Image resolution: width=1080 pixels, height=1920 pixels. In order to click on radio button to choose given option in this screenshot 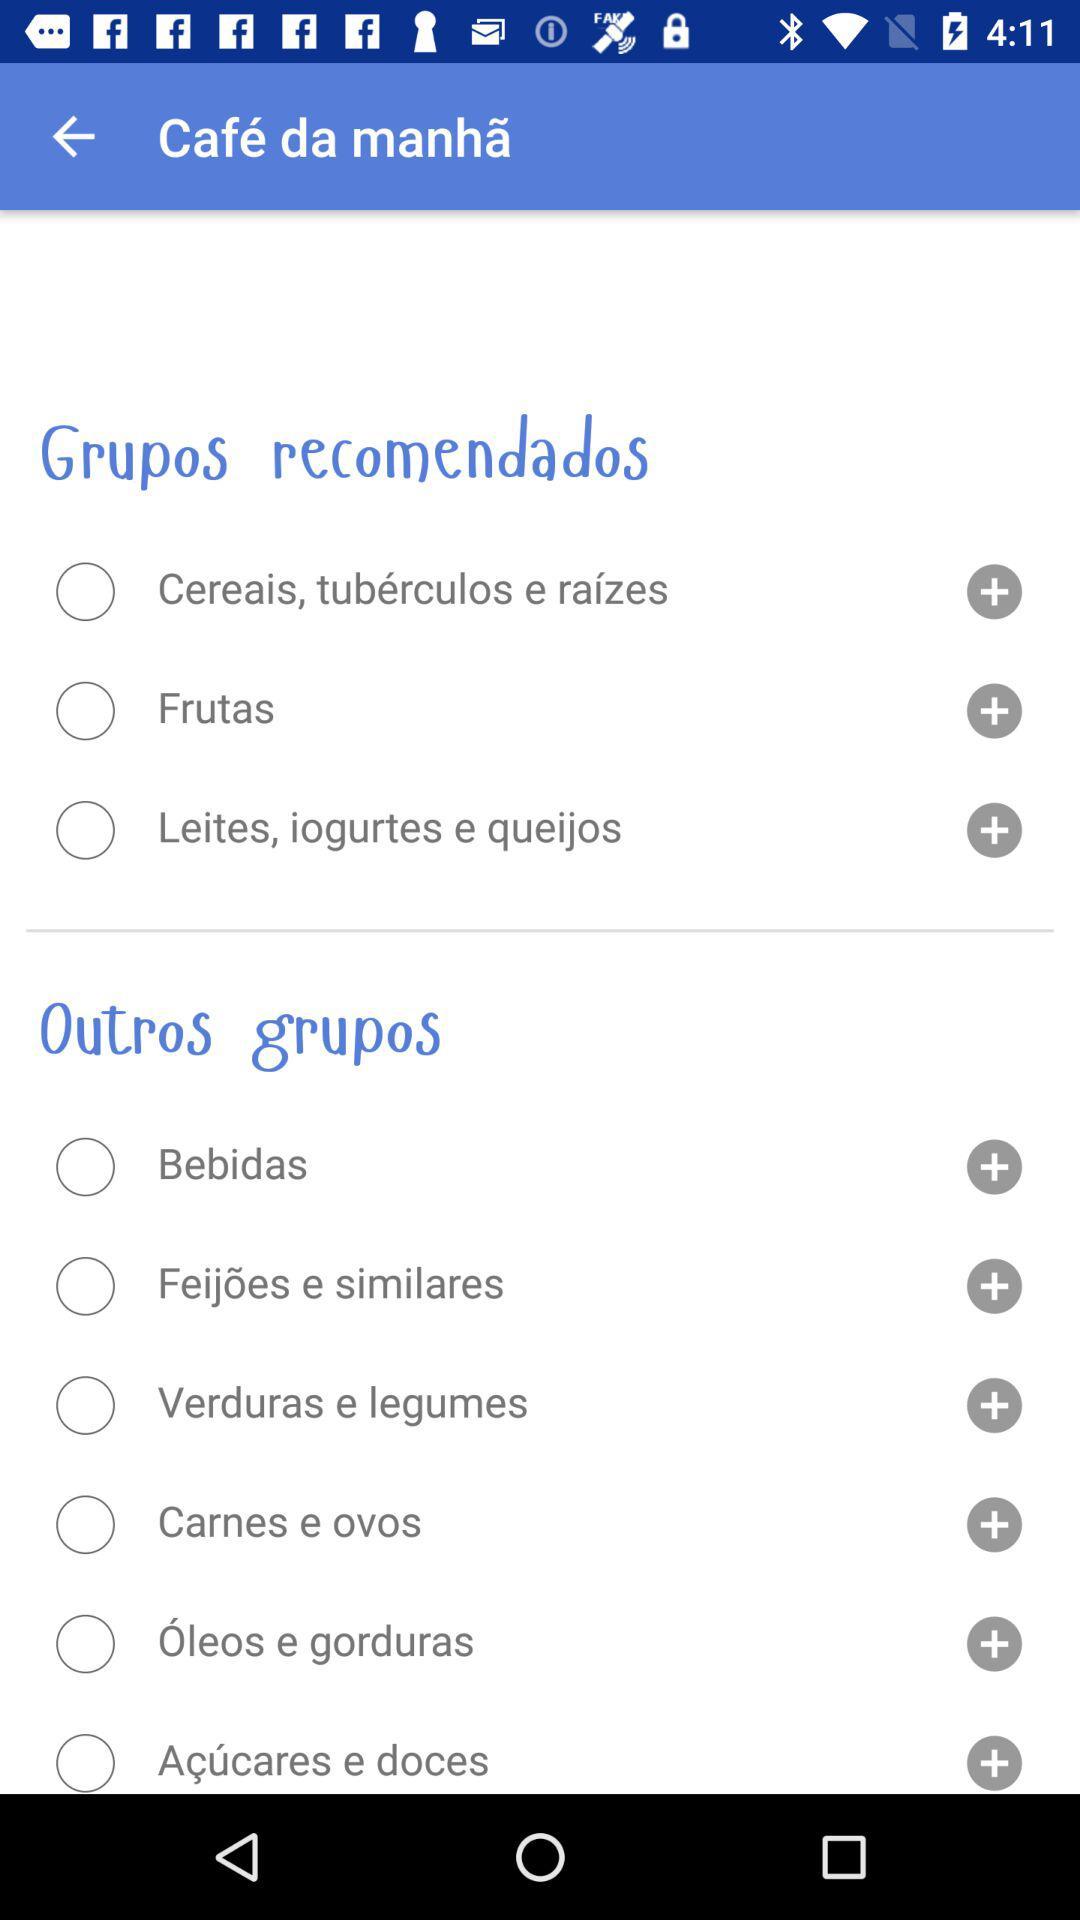, I will do `click(84, 830)`.